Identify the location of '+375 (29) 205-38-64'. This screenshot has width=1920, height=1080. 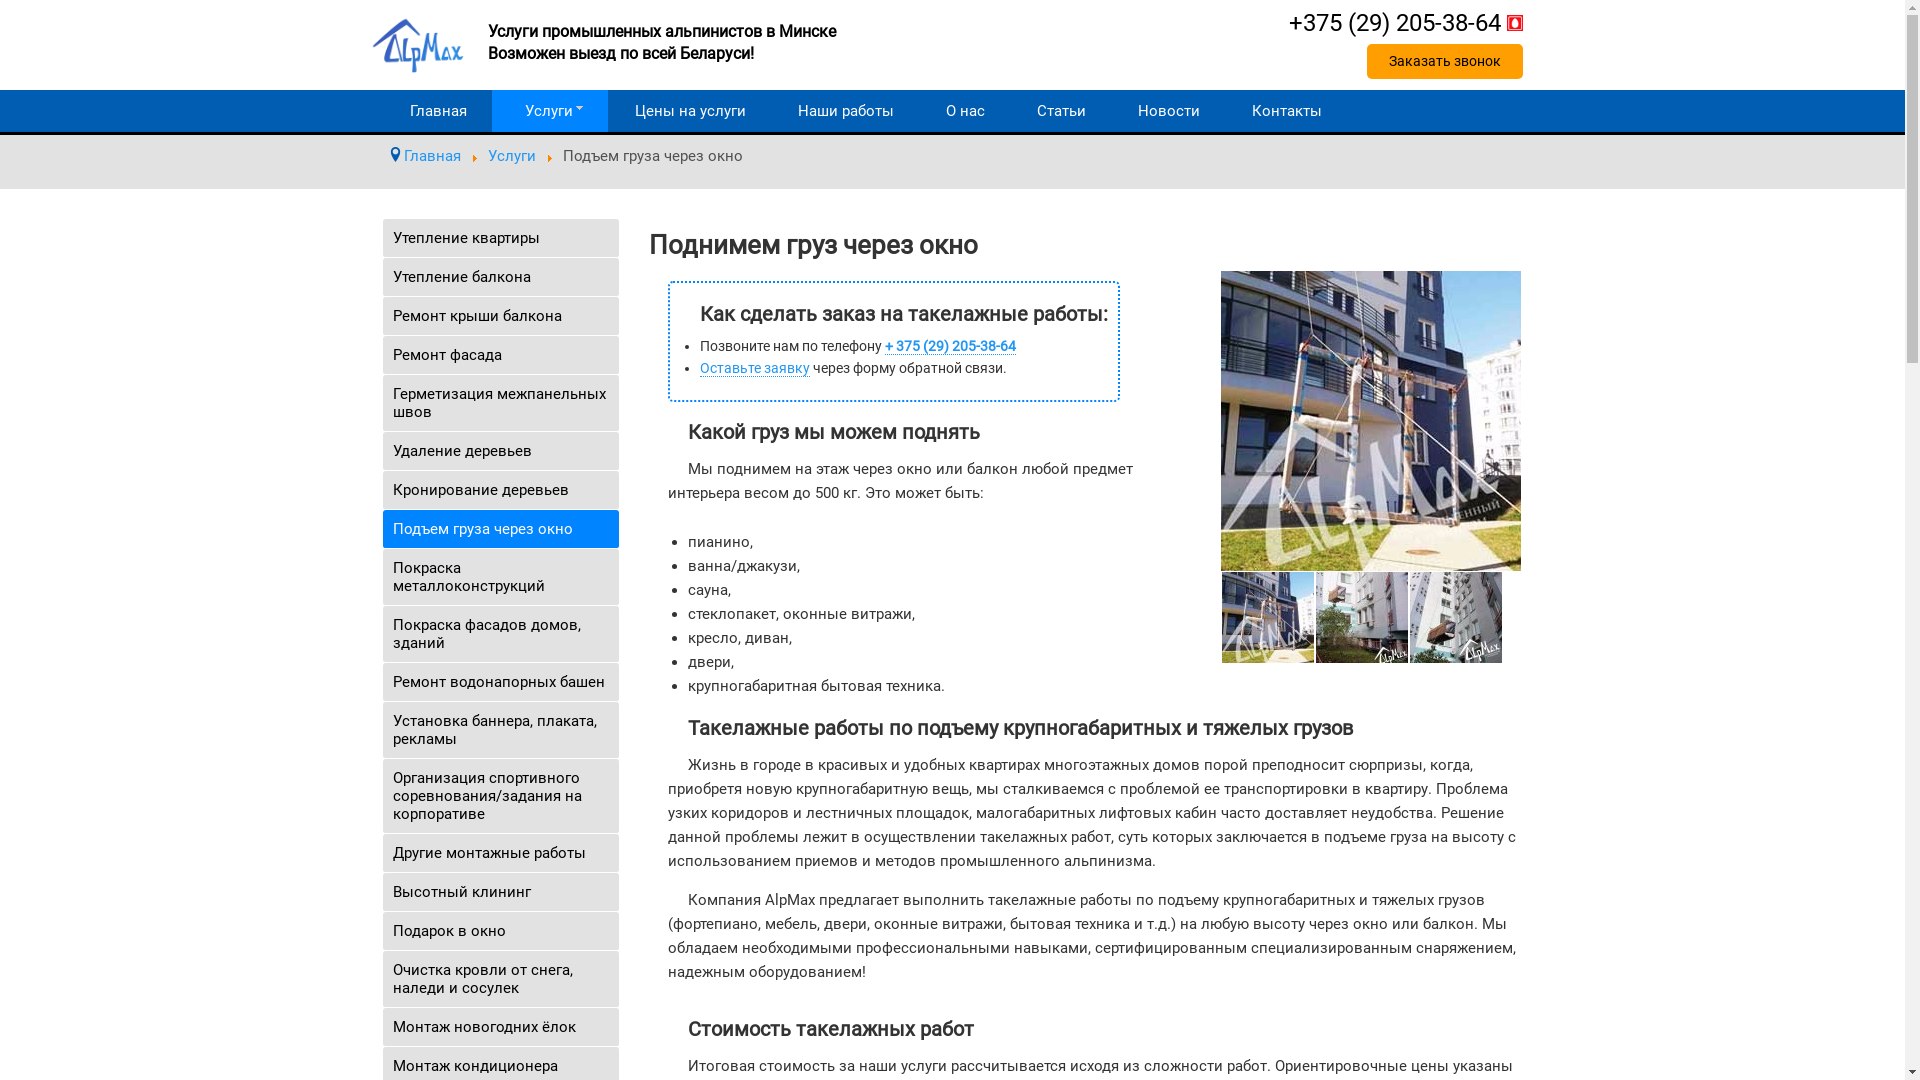
(1404, 23).